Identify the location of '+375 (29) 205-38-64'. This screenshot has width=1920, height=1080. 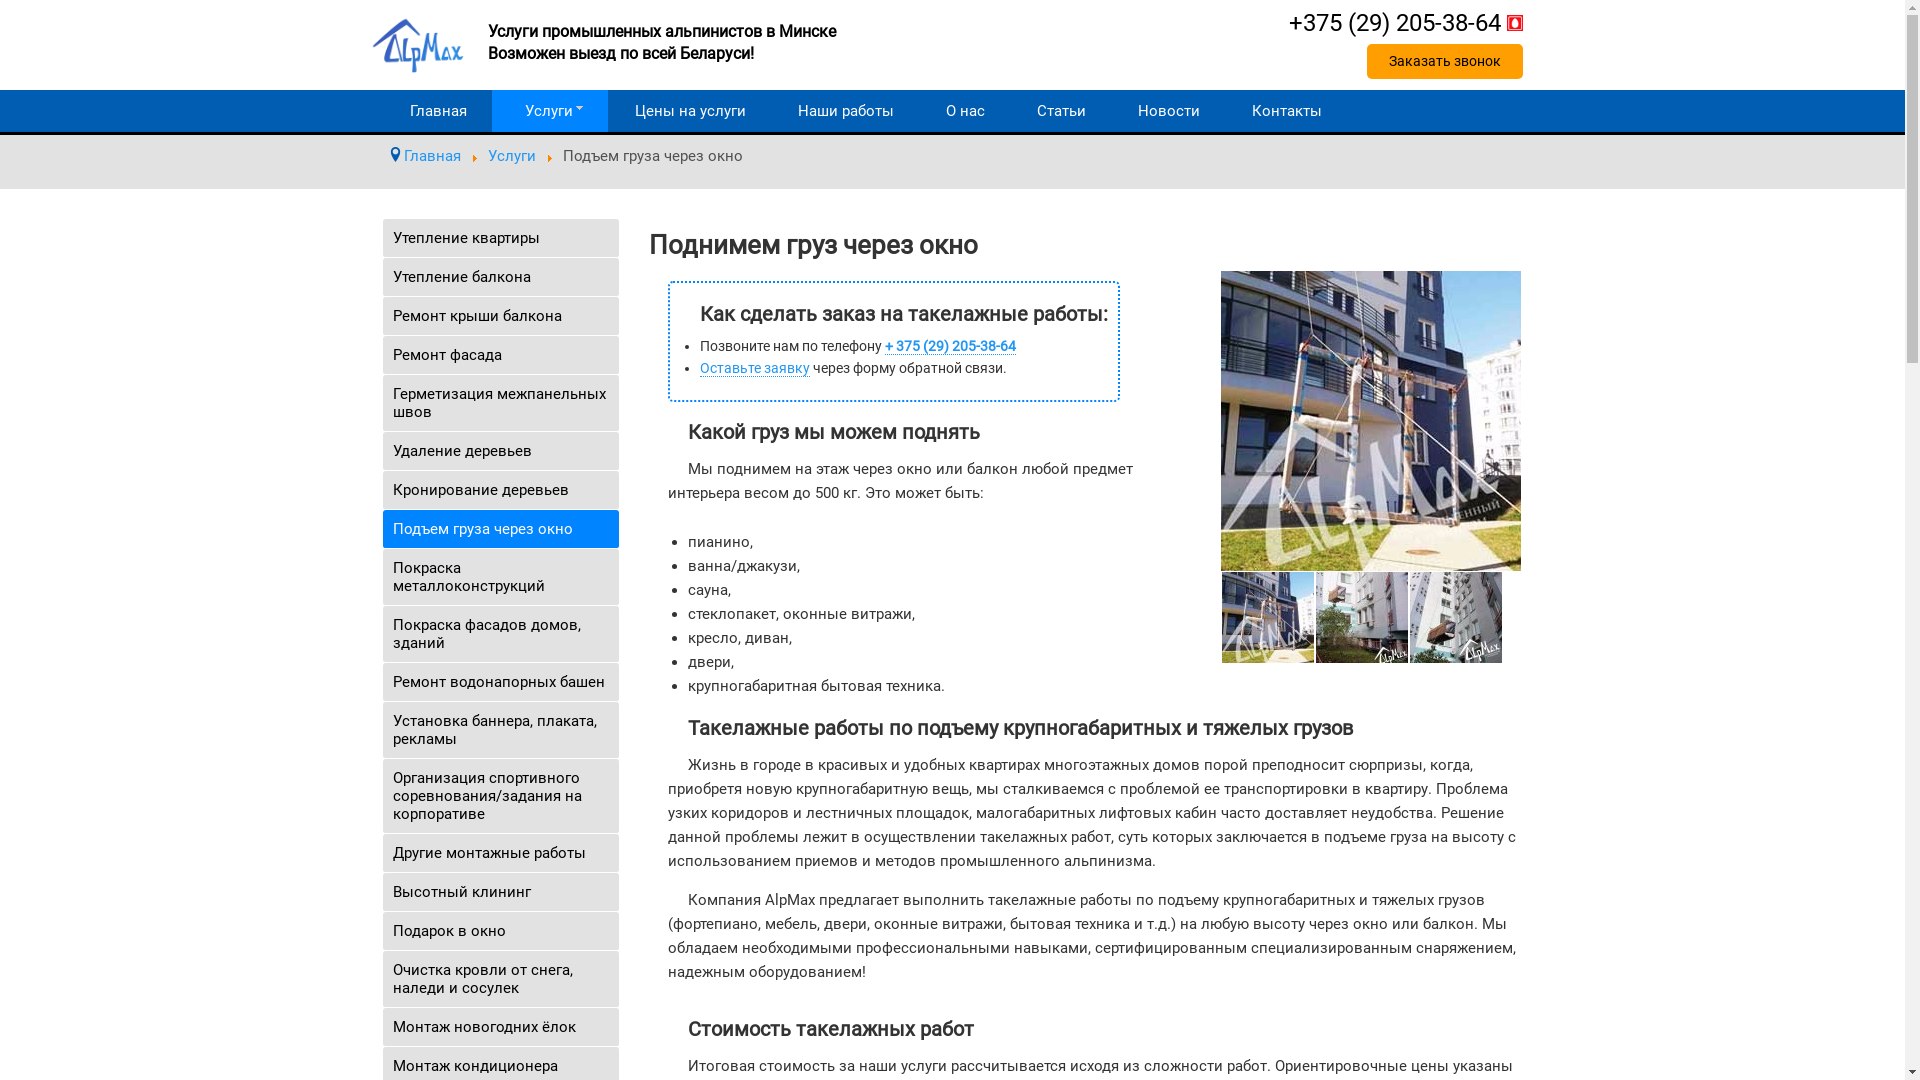
(1404, 23).